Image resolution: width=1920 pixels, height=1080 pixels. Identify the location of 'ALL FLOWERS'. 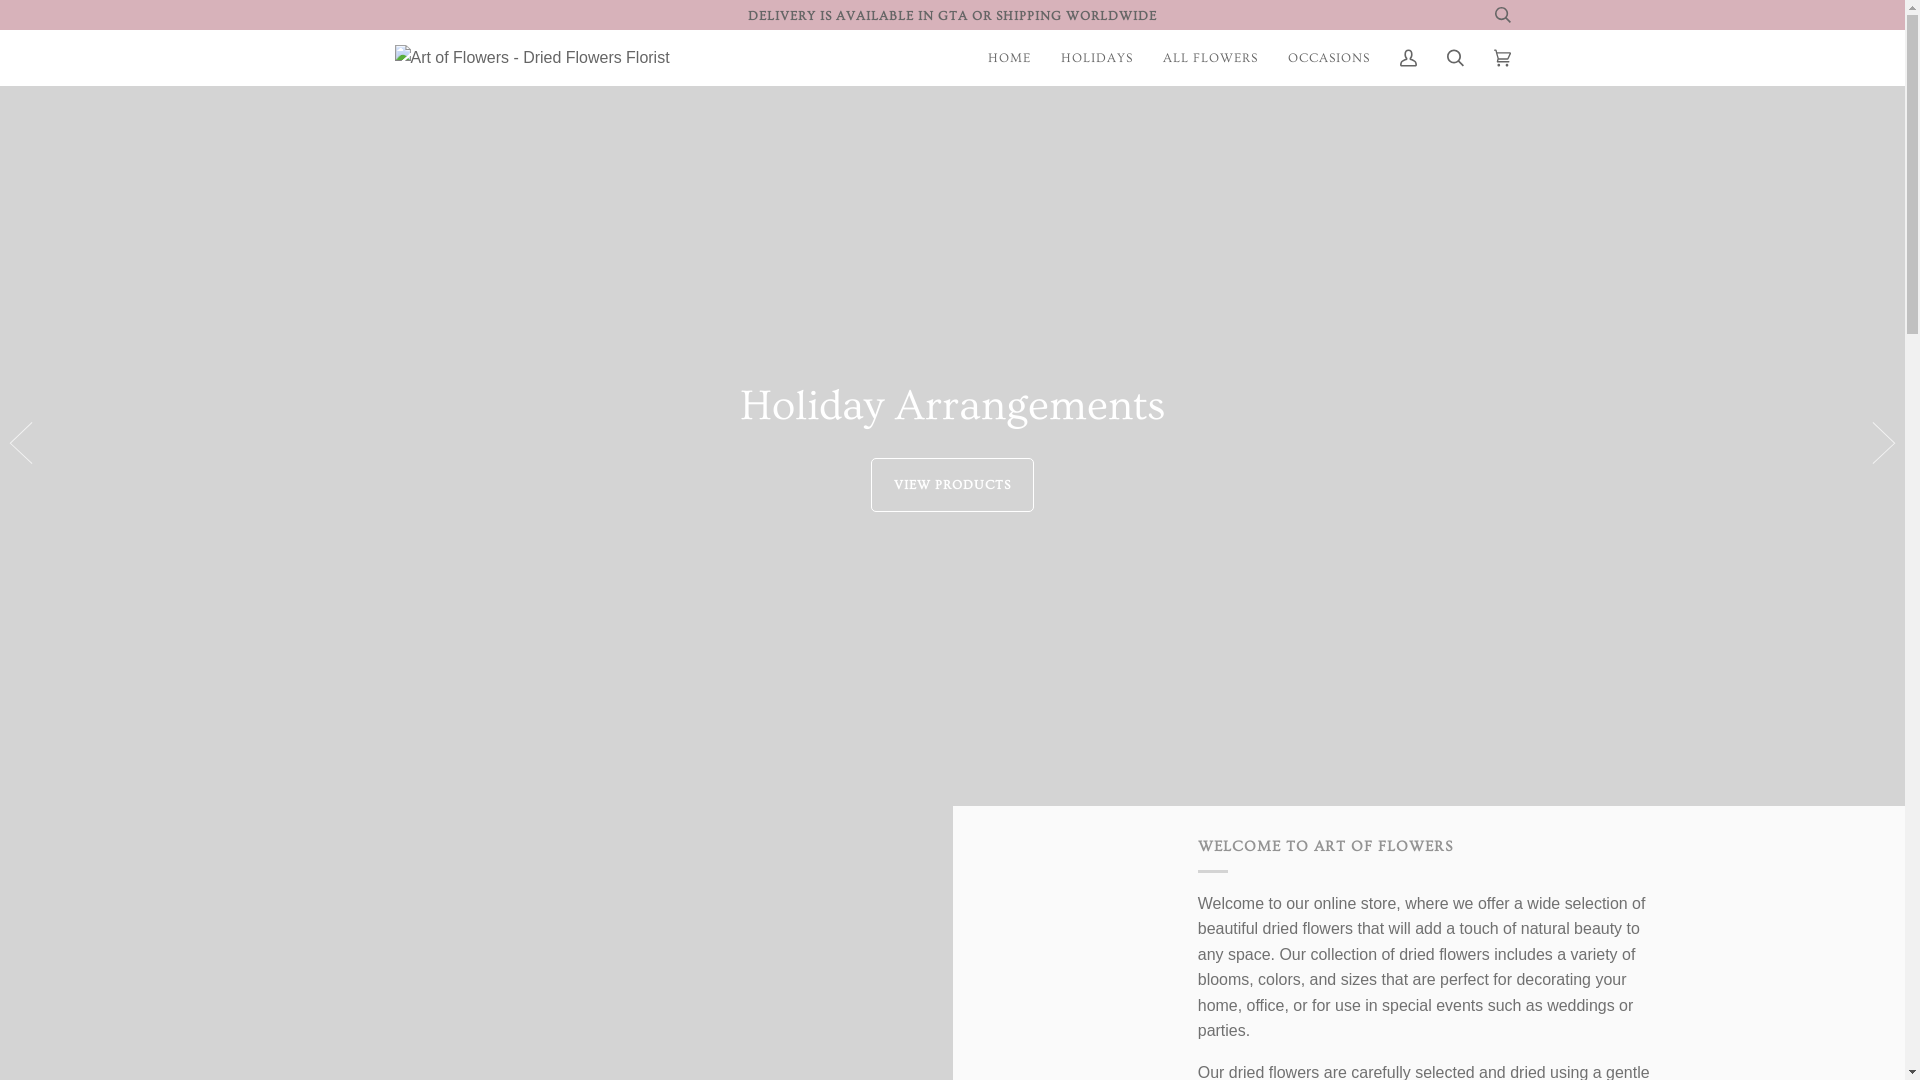
(1209, 56).